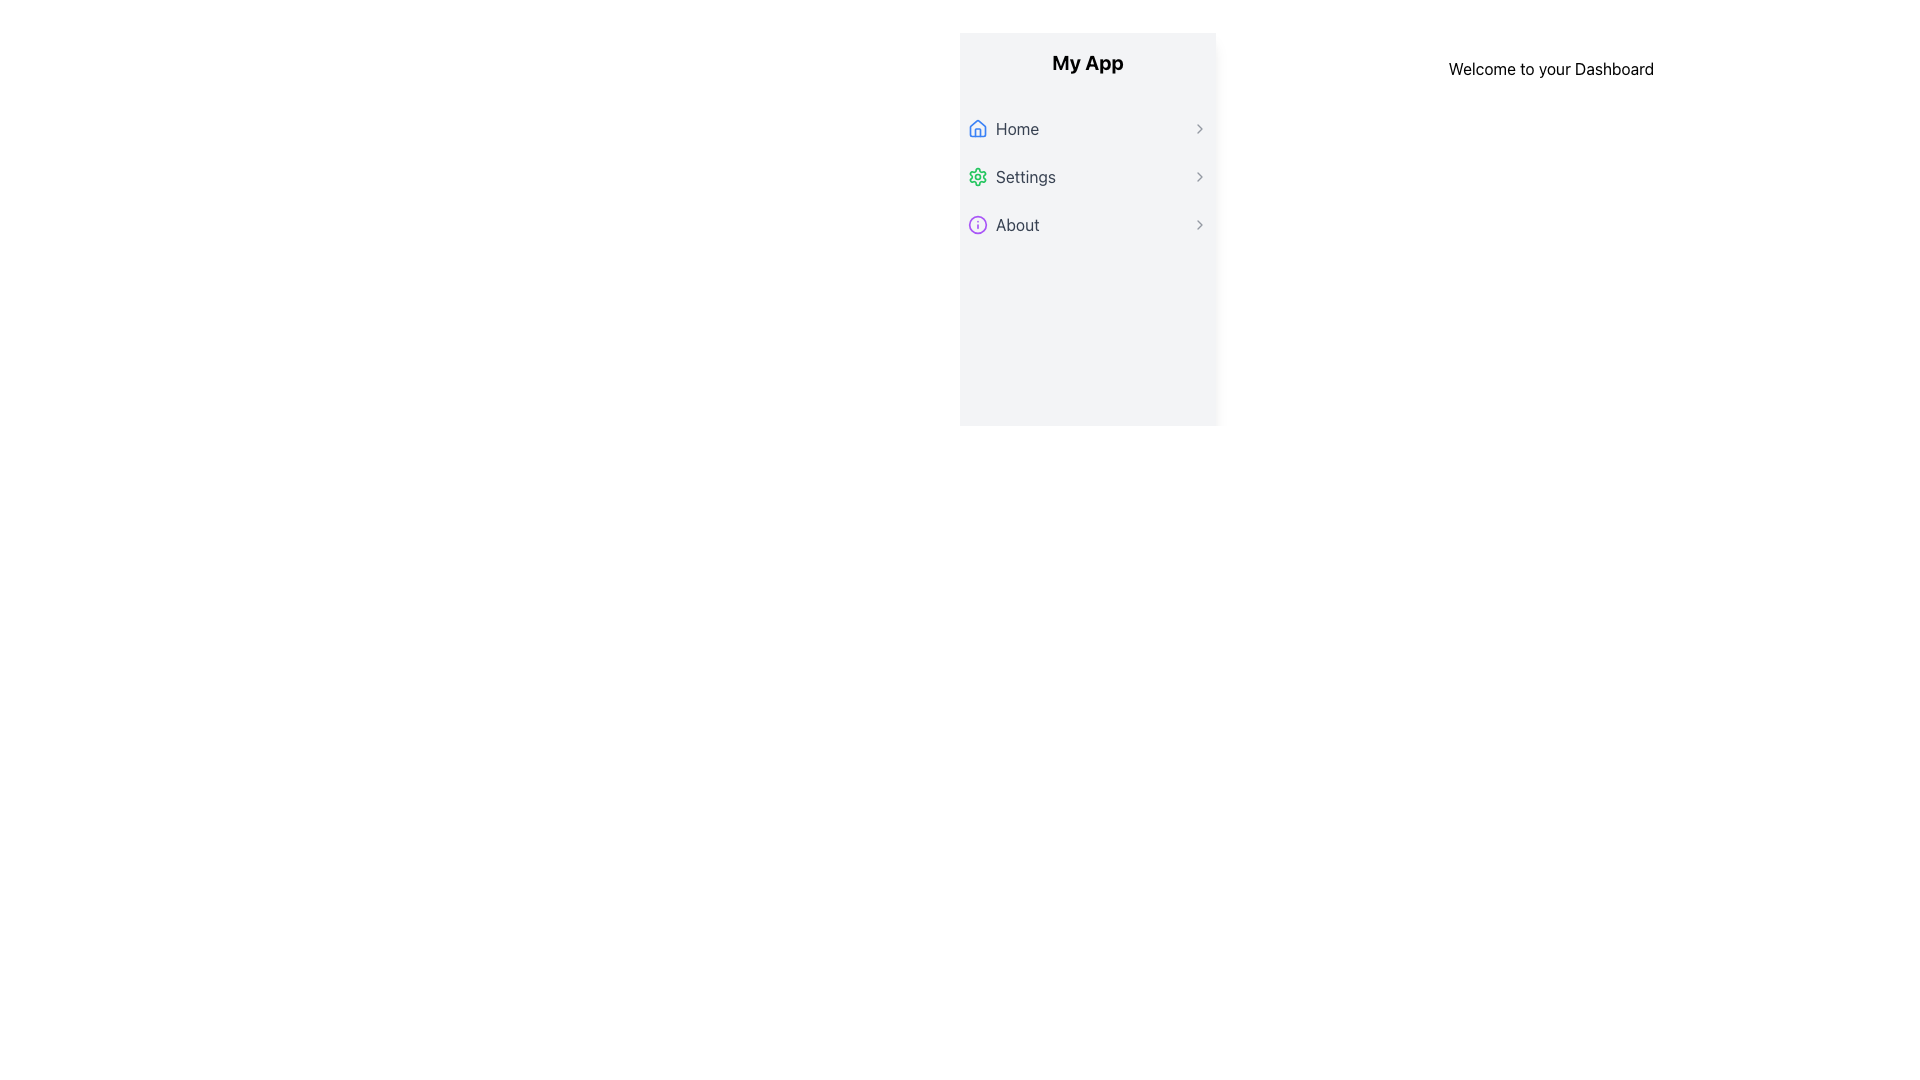  What do you see at coordinates (978, 176) in the screenshot?
I see `the 'Settings' icon located in the center-right section of the menu, adjacent to the 'Settings' label` at bounding box center [978, 176].